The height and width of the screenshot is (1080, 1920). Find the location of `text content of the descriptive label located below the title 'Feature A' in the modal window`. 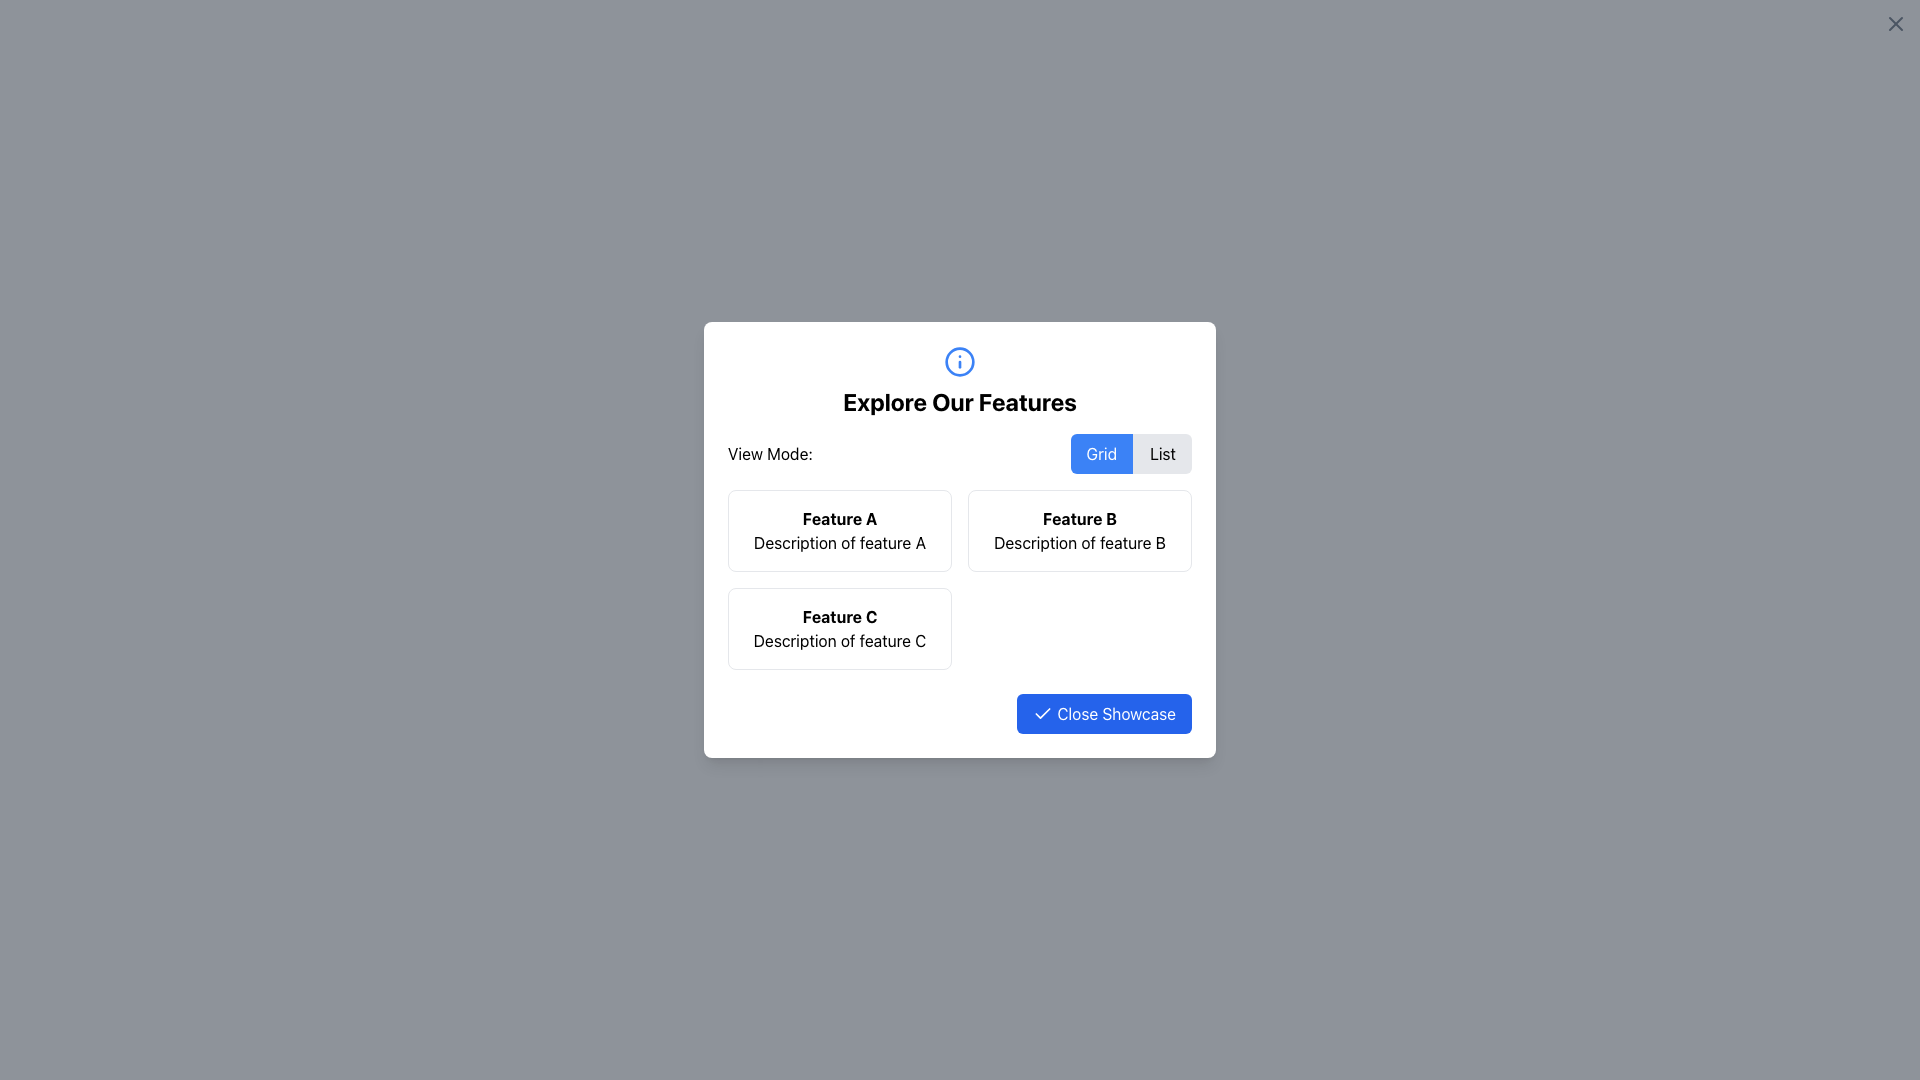

text content of the descriptive label located below the title 'Feature A' in the modal window is located at coordinates (840, 543).